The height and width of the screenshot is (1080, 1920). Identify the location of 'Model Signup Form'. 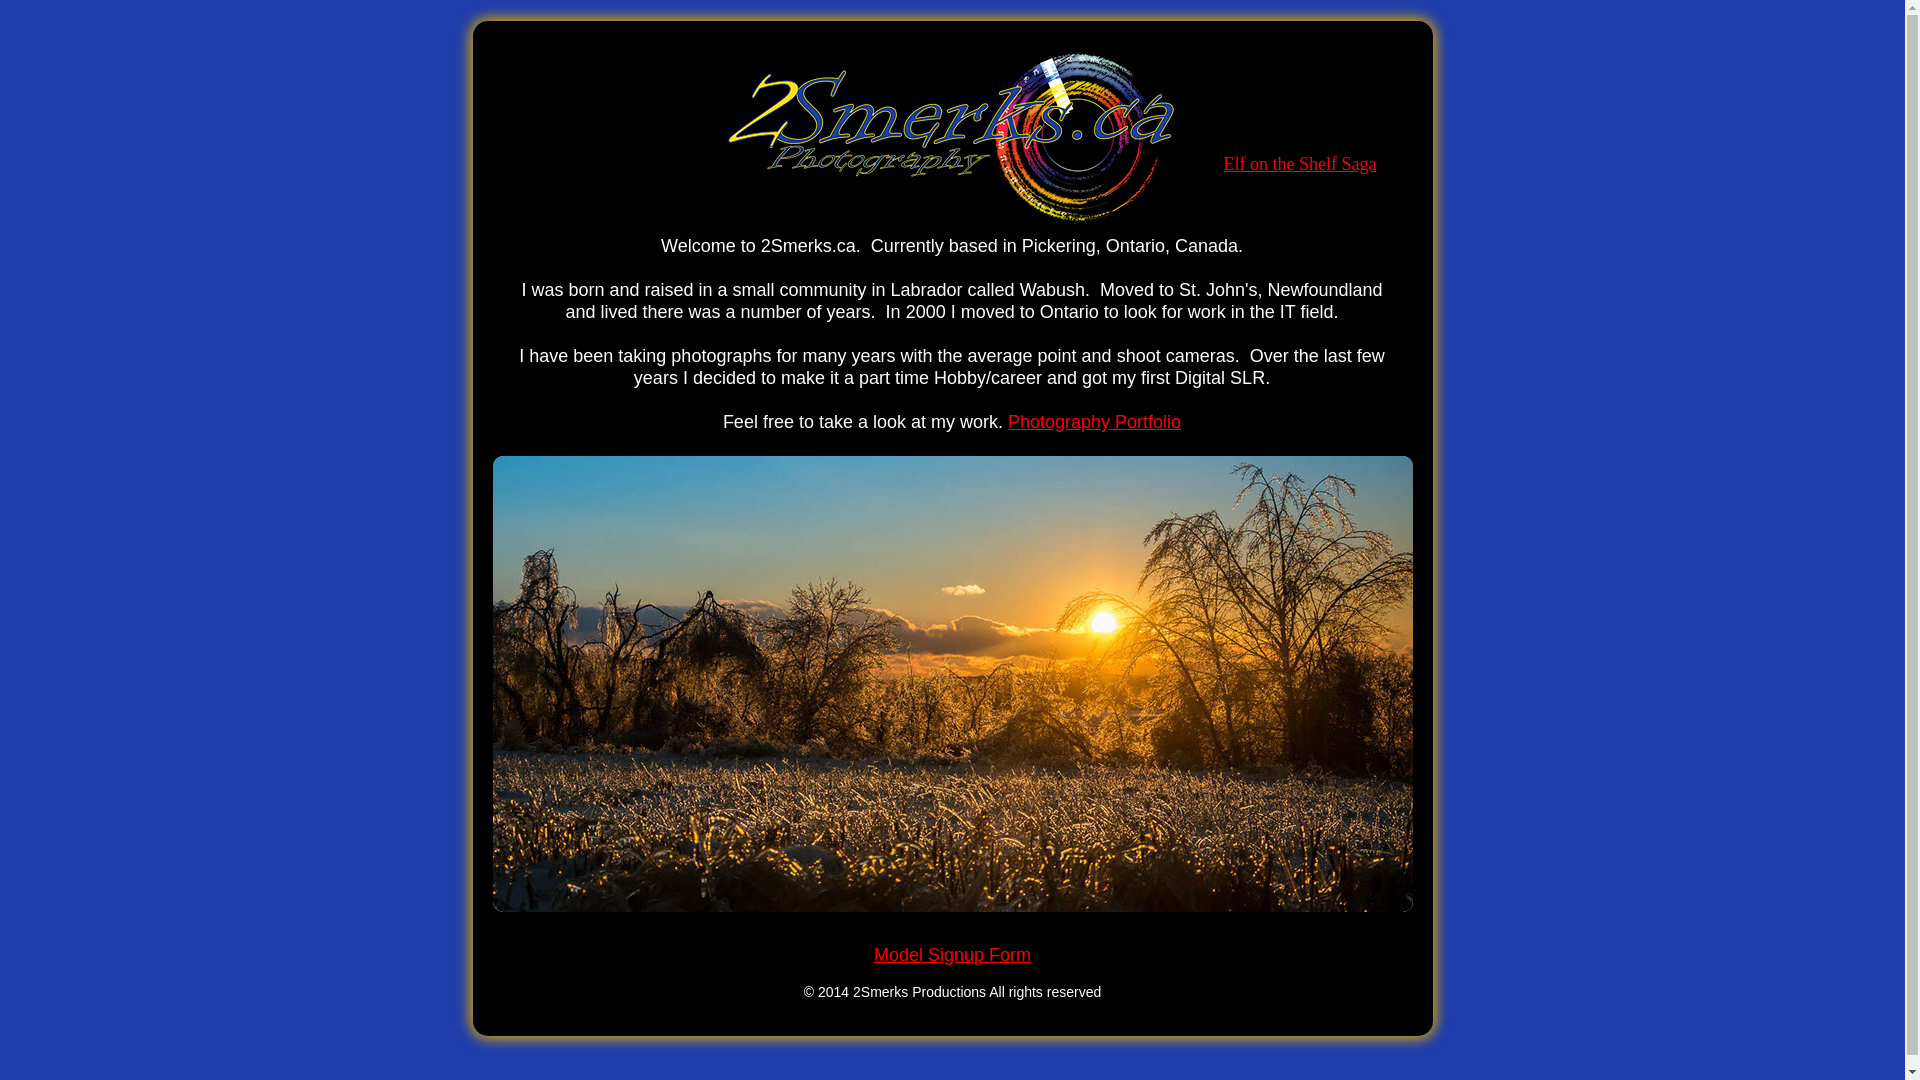
(951, 954).